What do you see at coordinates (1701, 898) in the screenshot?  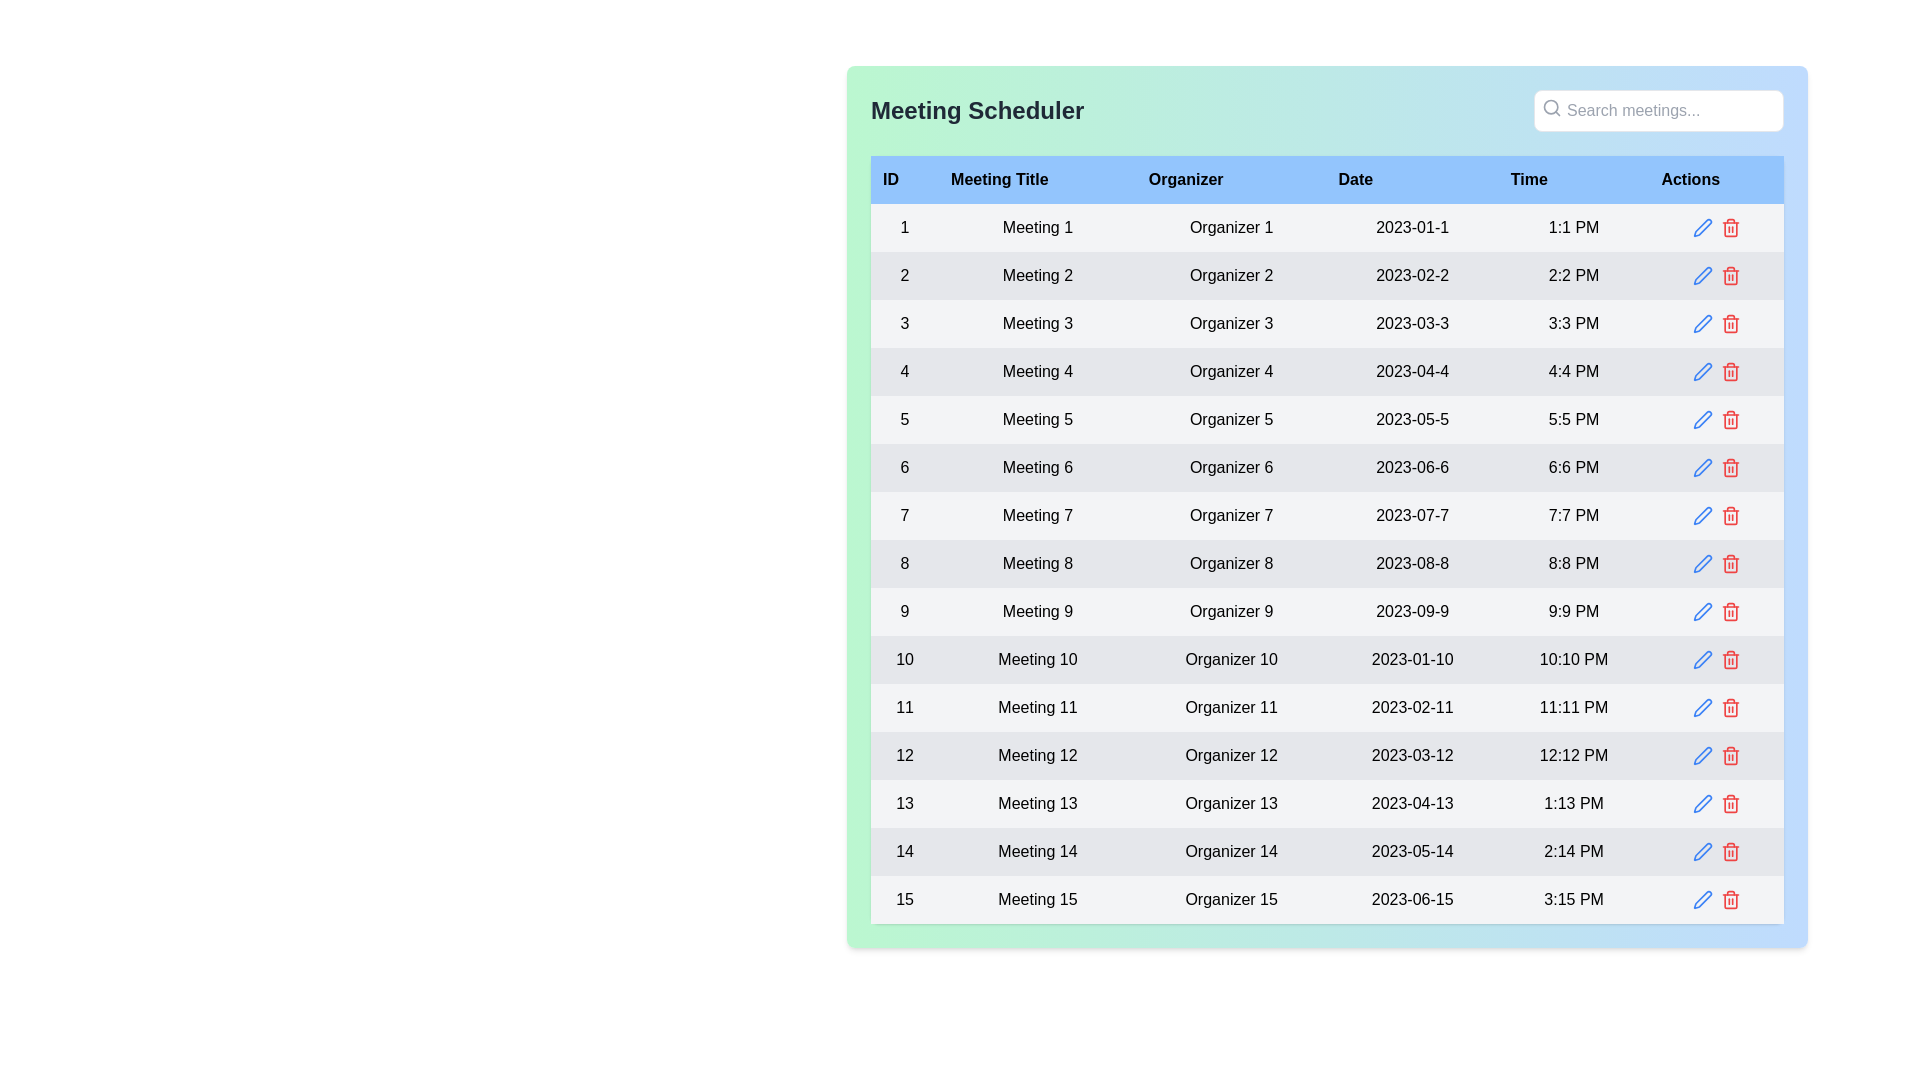 I see `the stylized blue icon resembling a pen located in the last row of the table within the 'Actions' column` at bounding box center [1701, 898].